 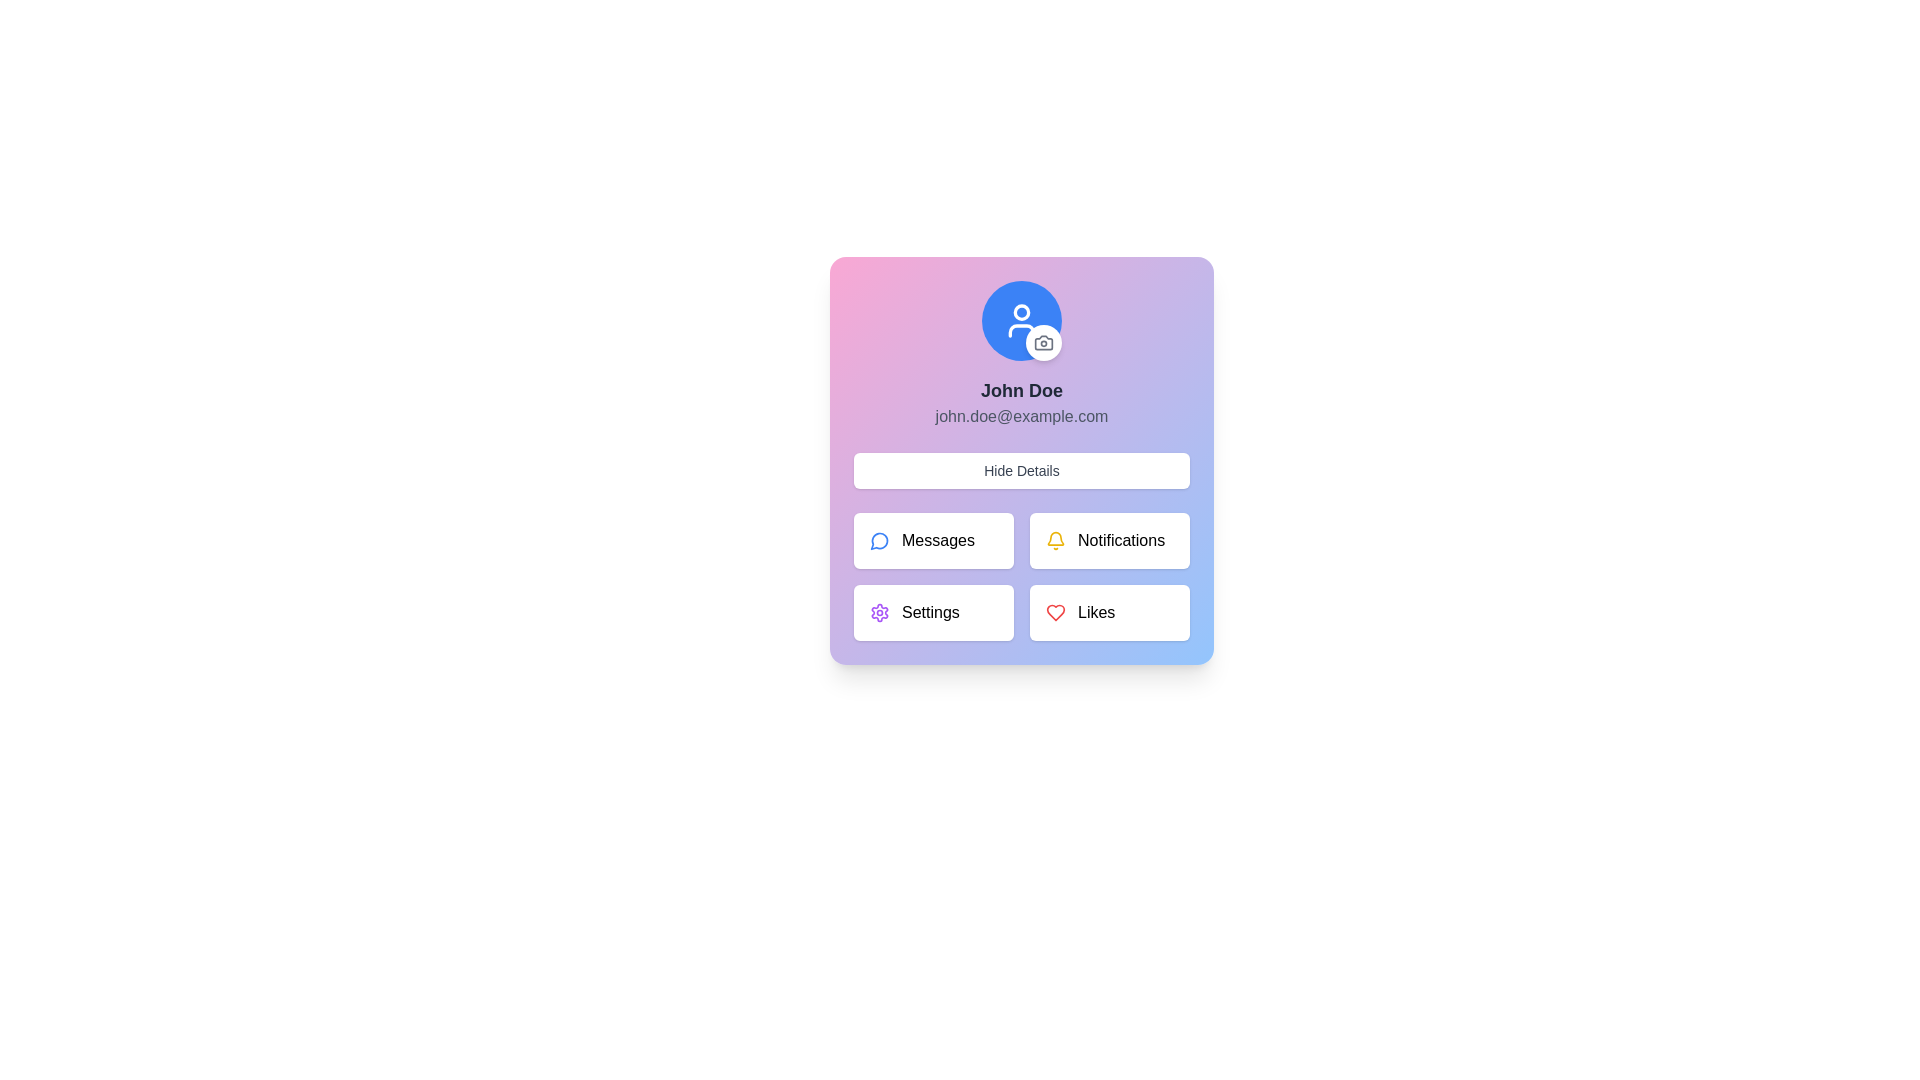 What do you see at coordinates (879, 541) in the screenshot?
I see `the 'Messages' button icon, which serves as a visual identifier for messaging functionalities, located at the top-left position among four buttons within the card` at bounding box center [879, 541].